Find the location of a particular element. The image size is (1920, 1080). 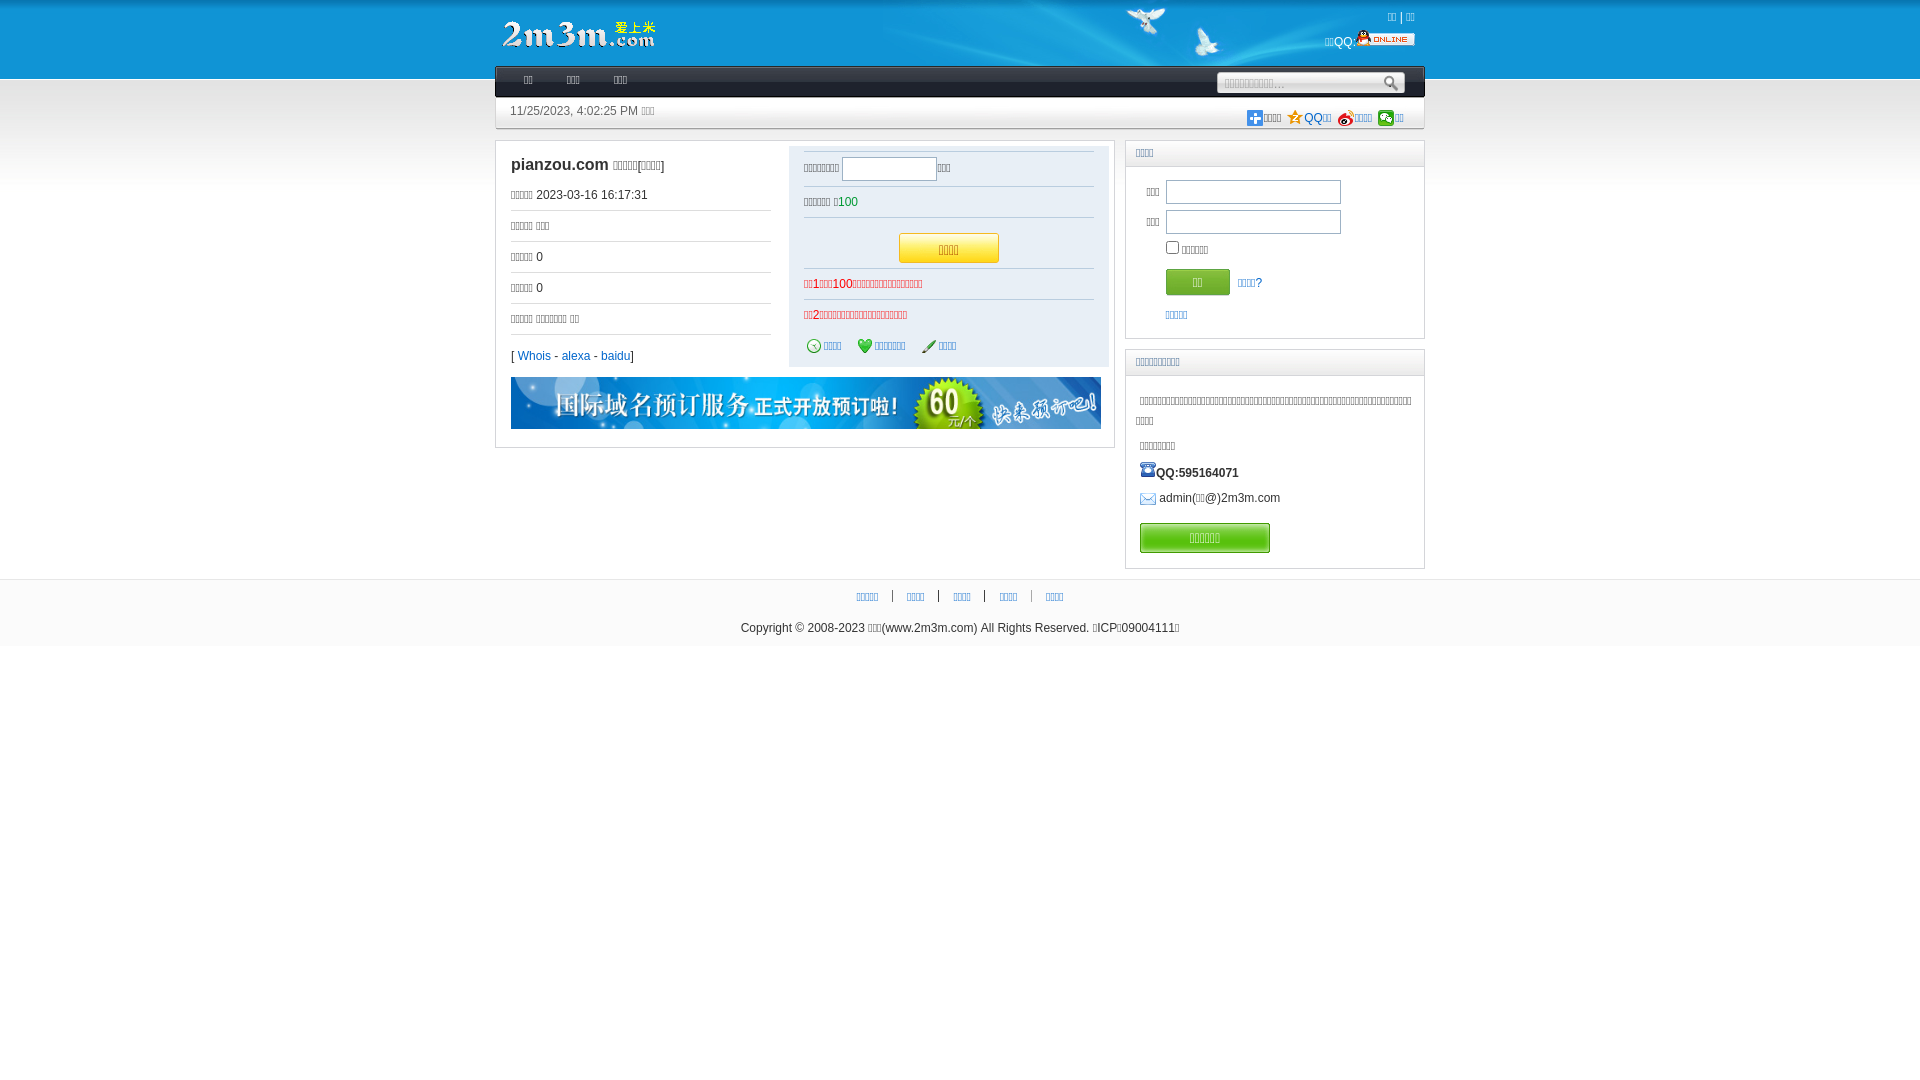

'Whois' is located at coordinates (534, 354).